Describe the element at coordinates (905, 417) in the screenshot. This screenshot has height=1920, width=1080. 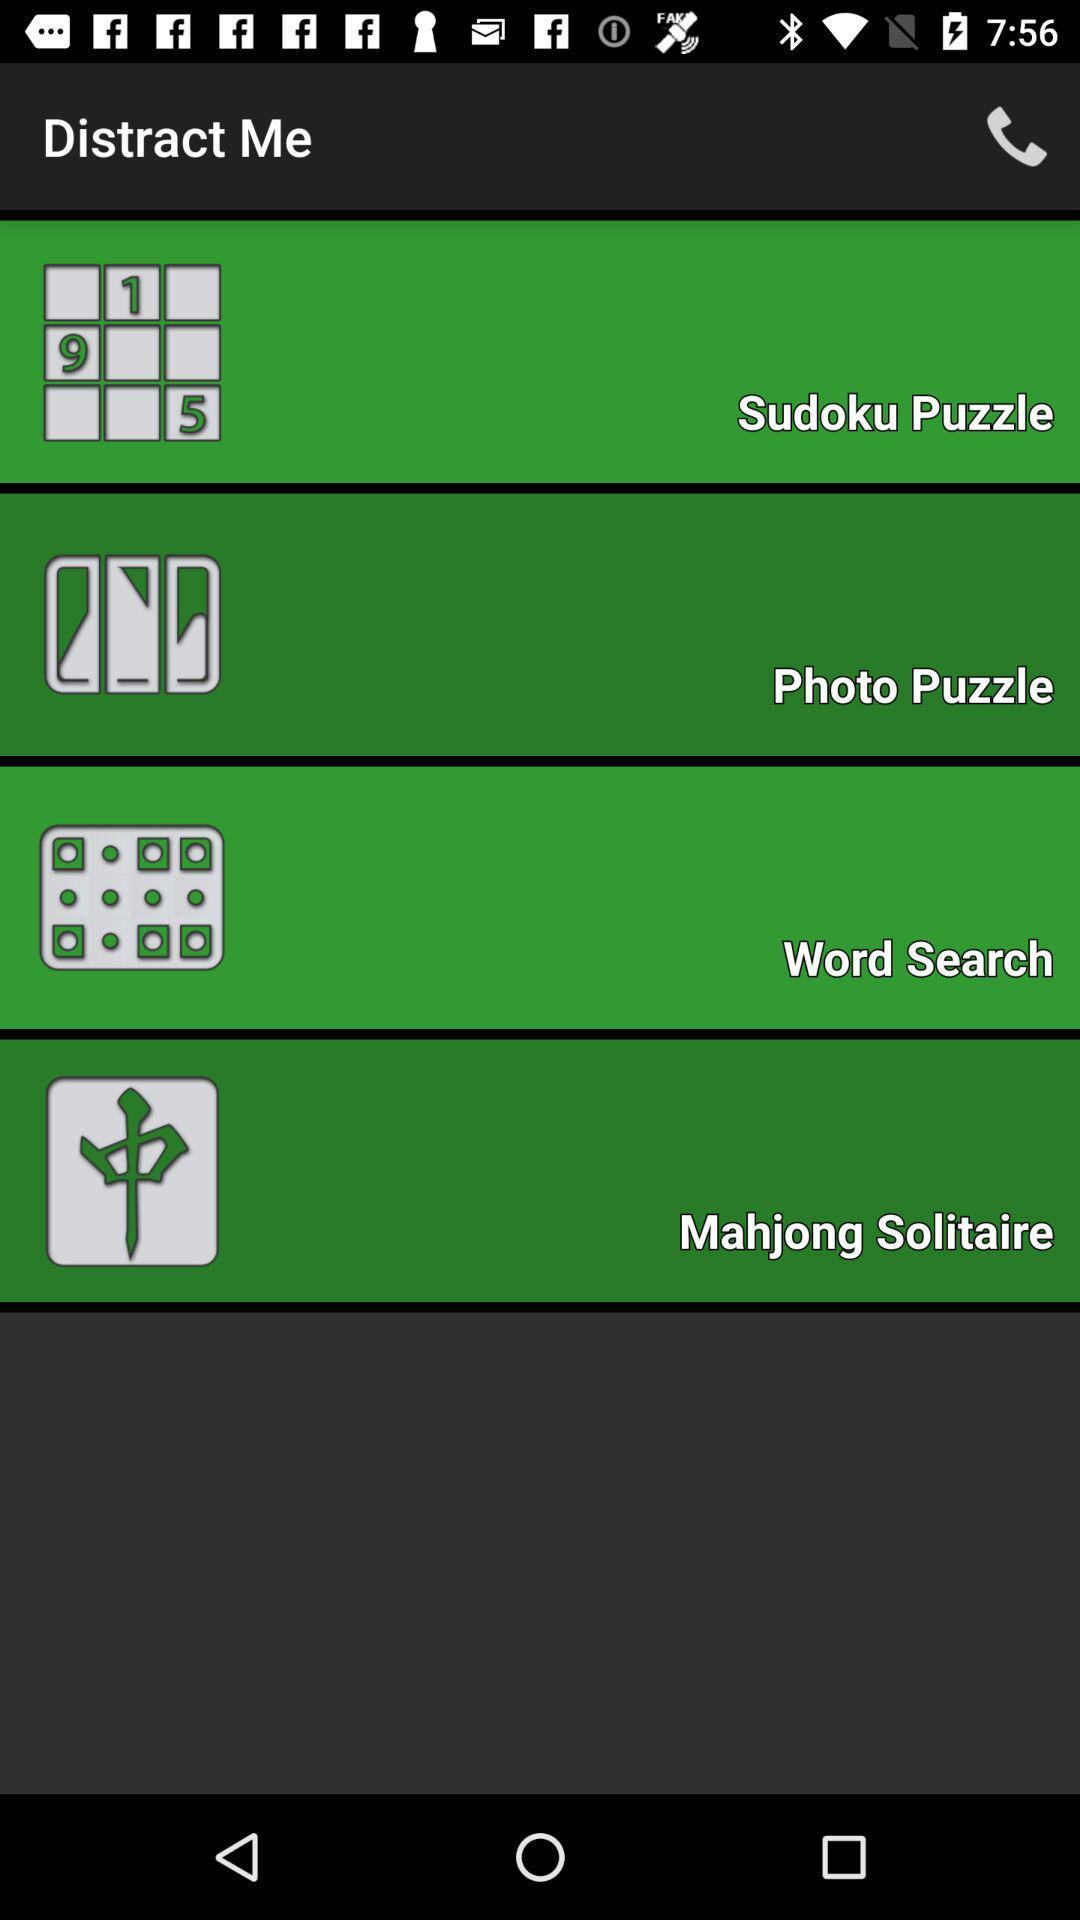
I see `the item above the photo puzzle item` at that location.